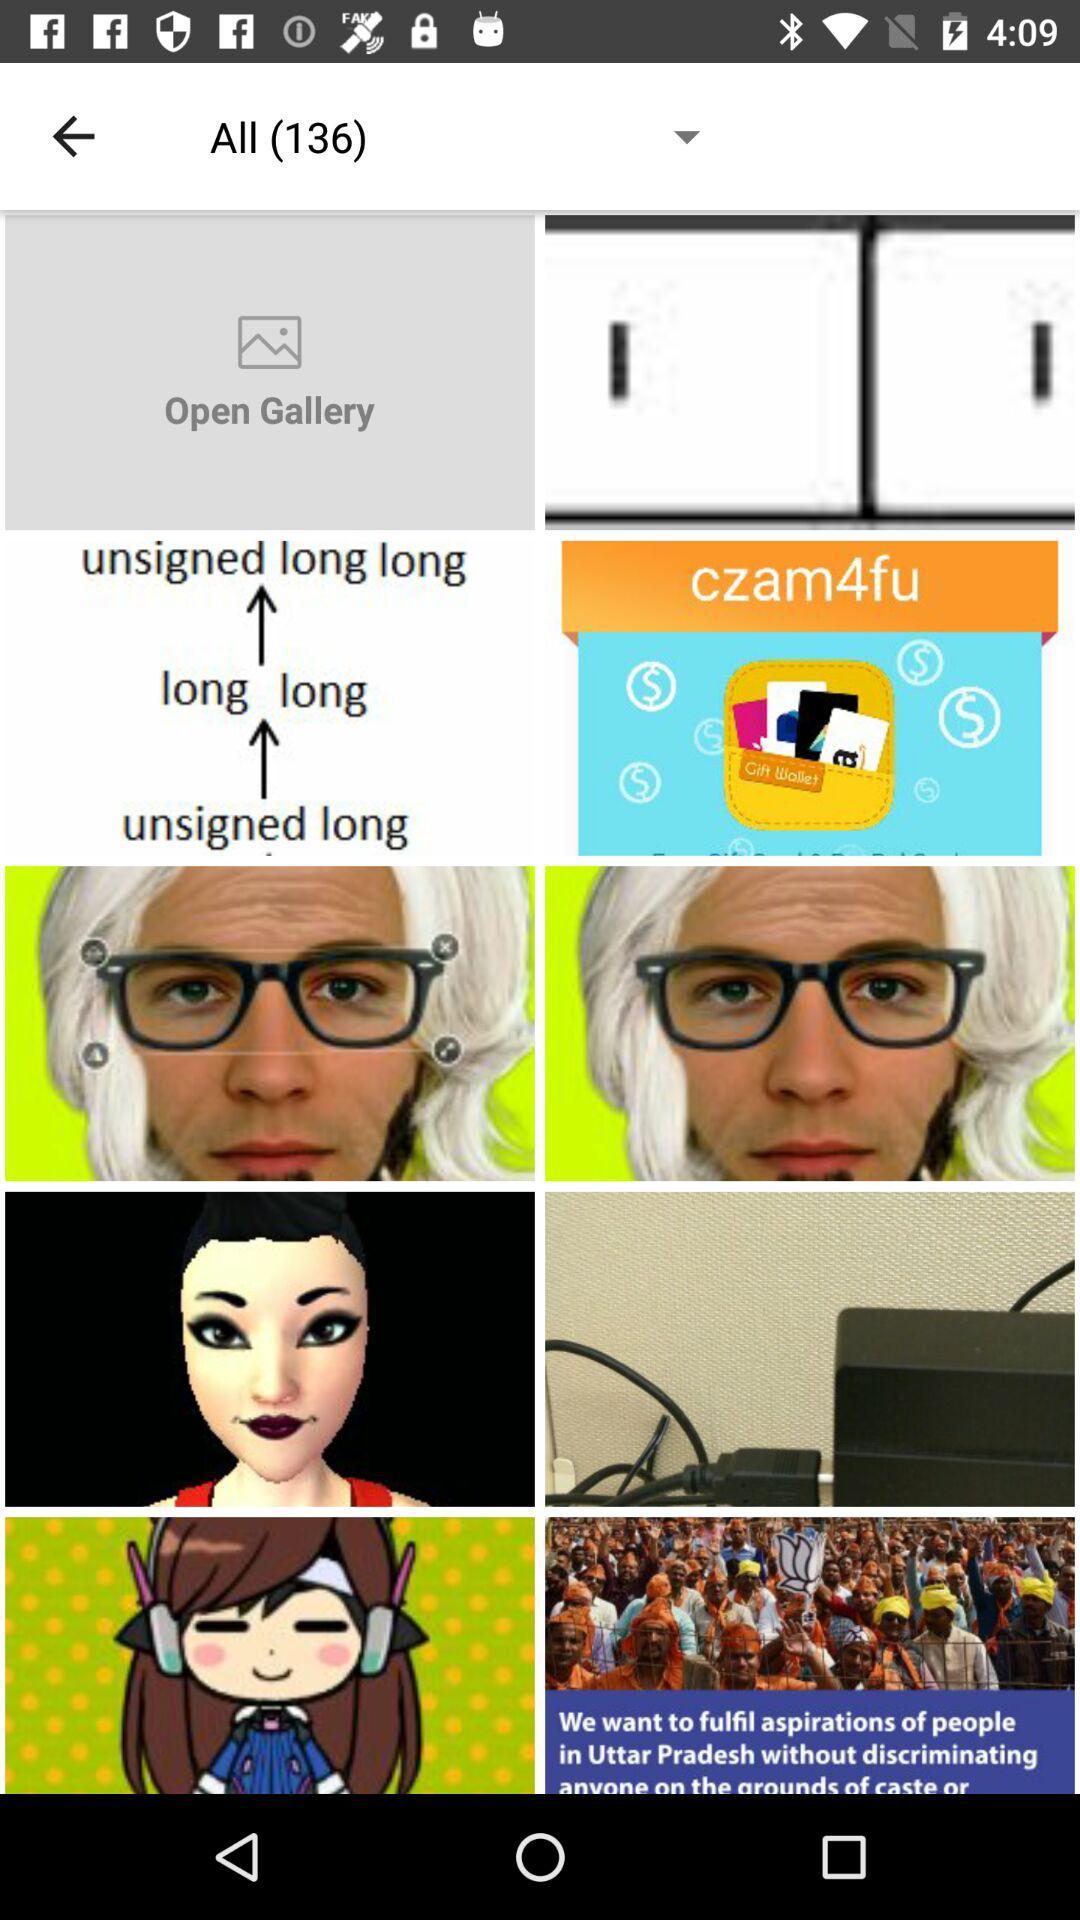  What do you see at coordinates (270, 698) in the screenshot?
I see `open` at bounding box center [270, 698].